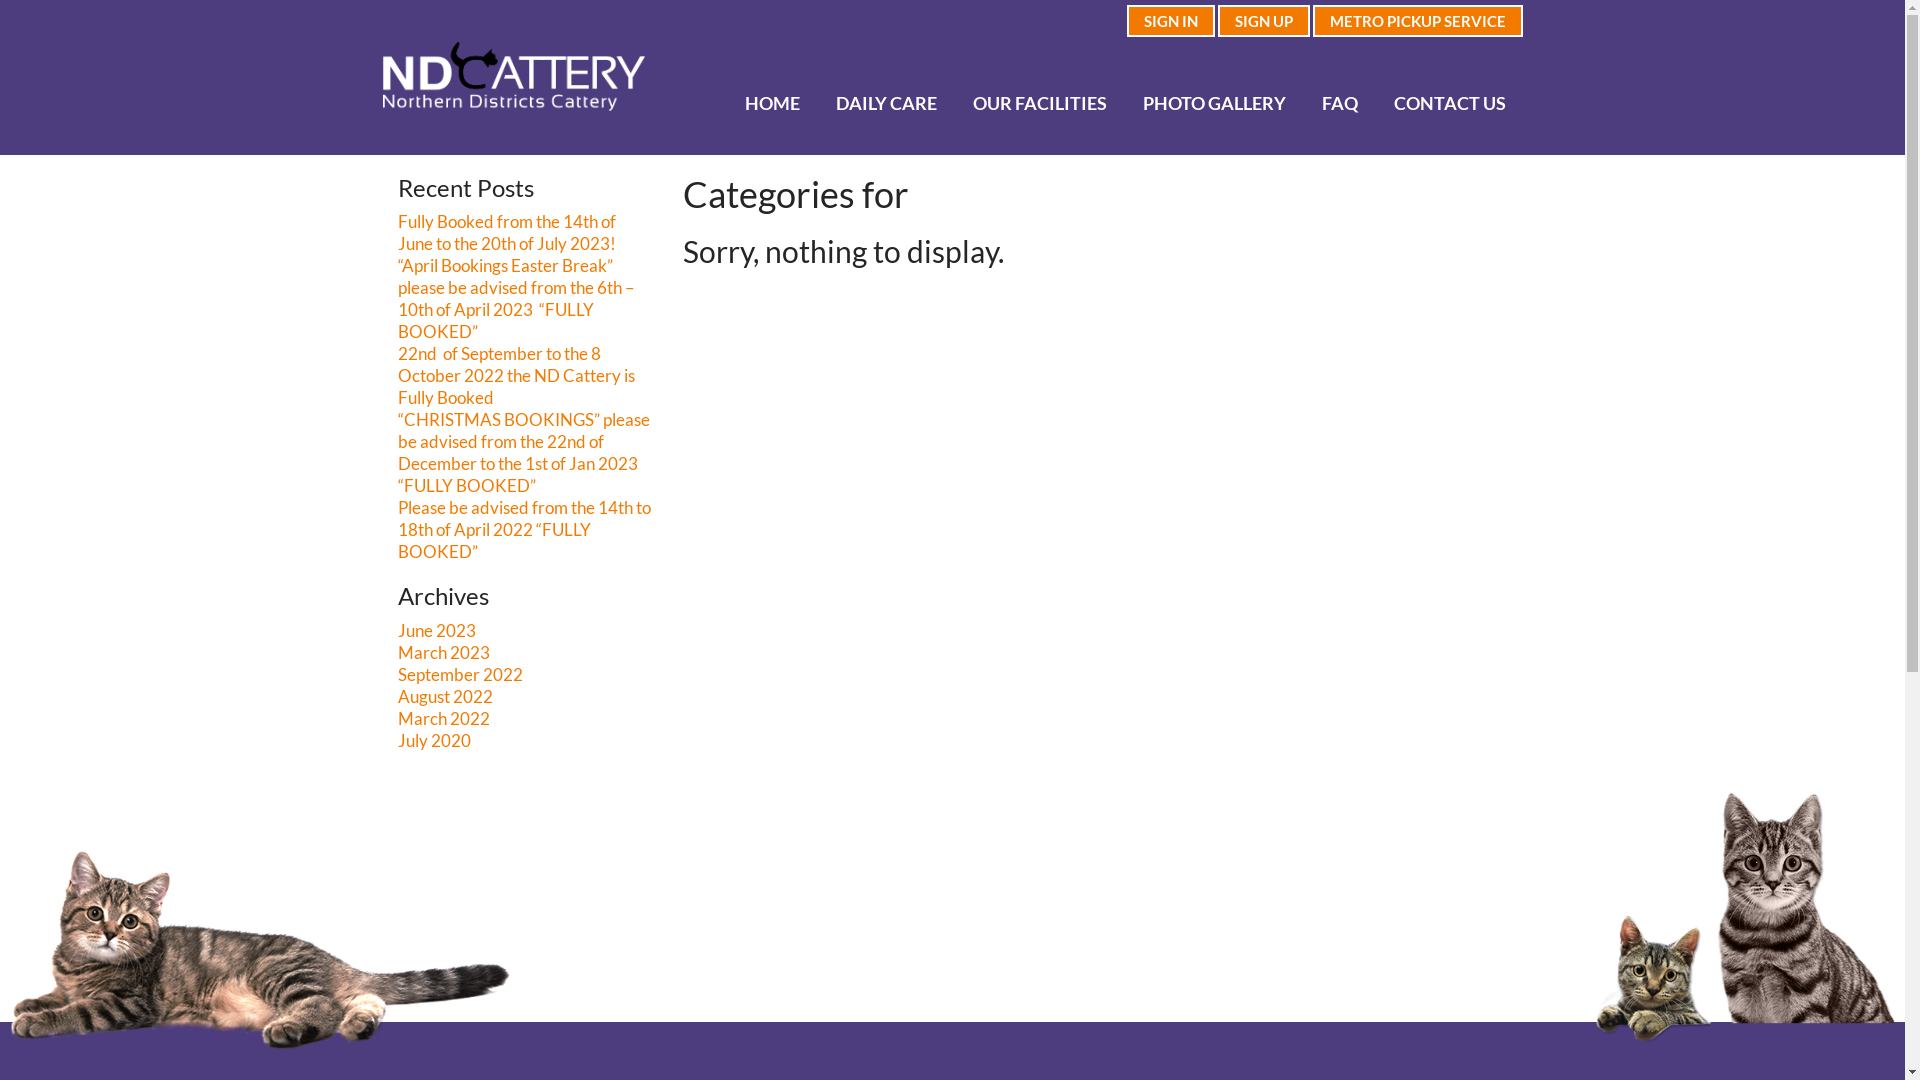  Describe the element at coordinates (1340, 102) in the screenshot. I see `'FAQ'` at that location.